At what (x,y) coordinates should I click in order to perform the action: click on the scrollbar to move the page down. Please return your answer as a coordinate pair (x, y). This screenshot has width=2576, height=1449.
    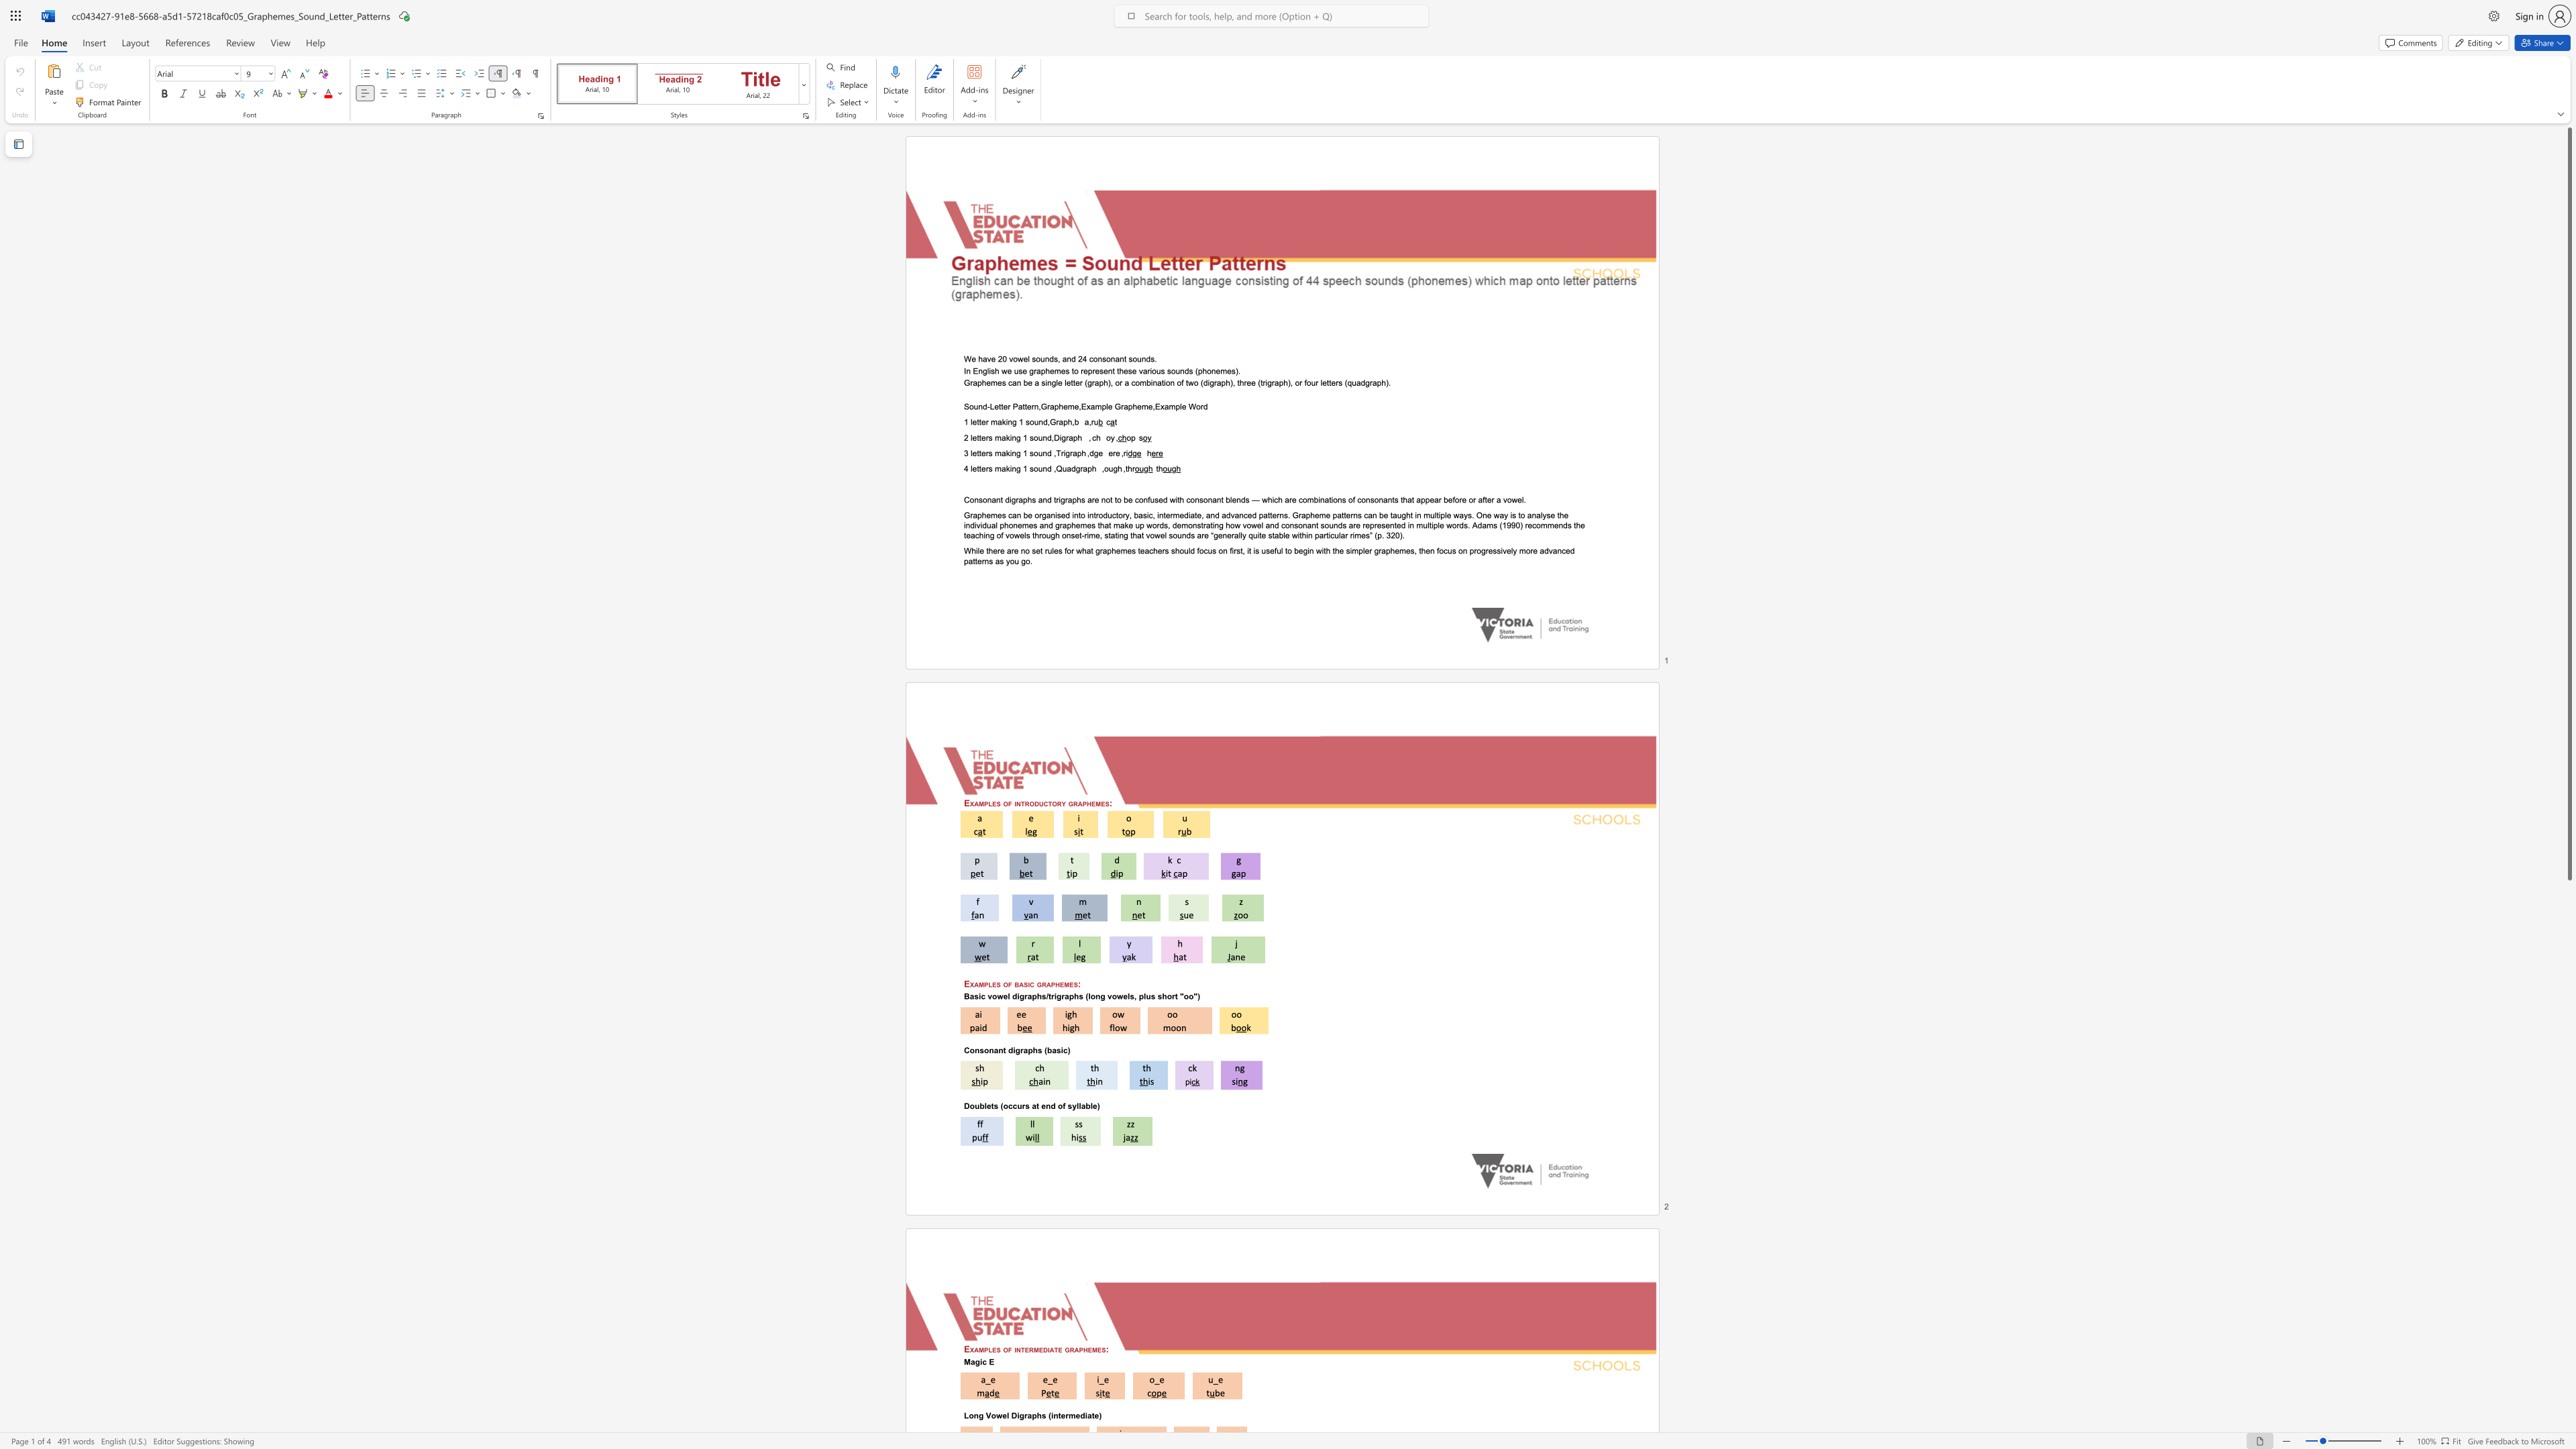
    Looking at the image, I should click on (2568, 924).